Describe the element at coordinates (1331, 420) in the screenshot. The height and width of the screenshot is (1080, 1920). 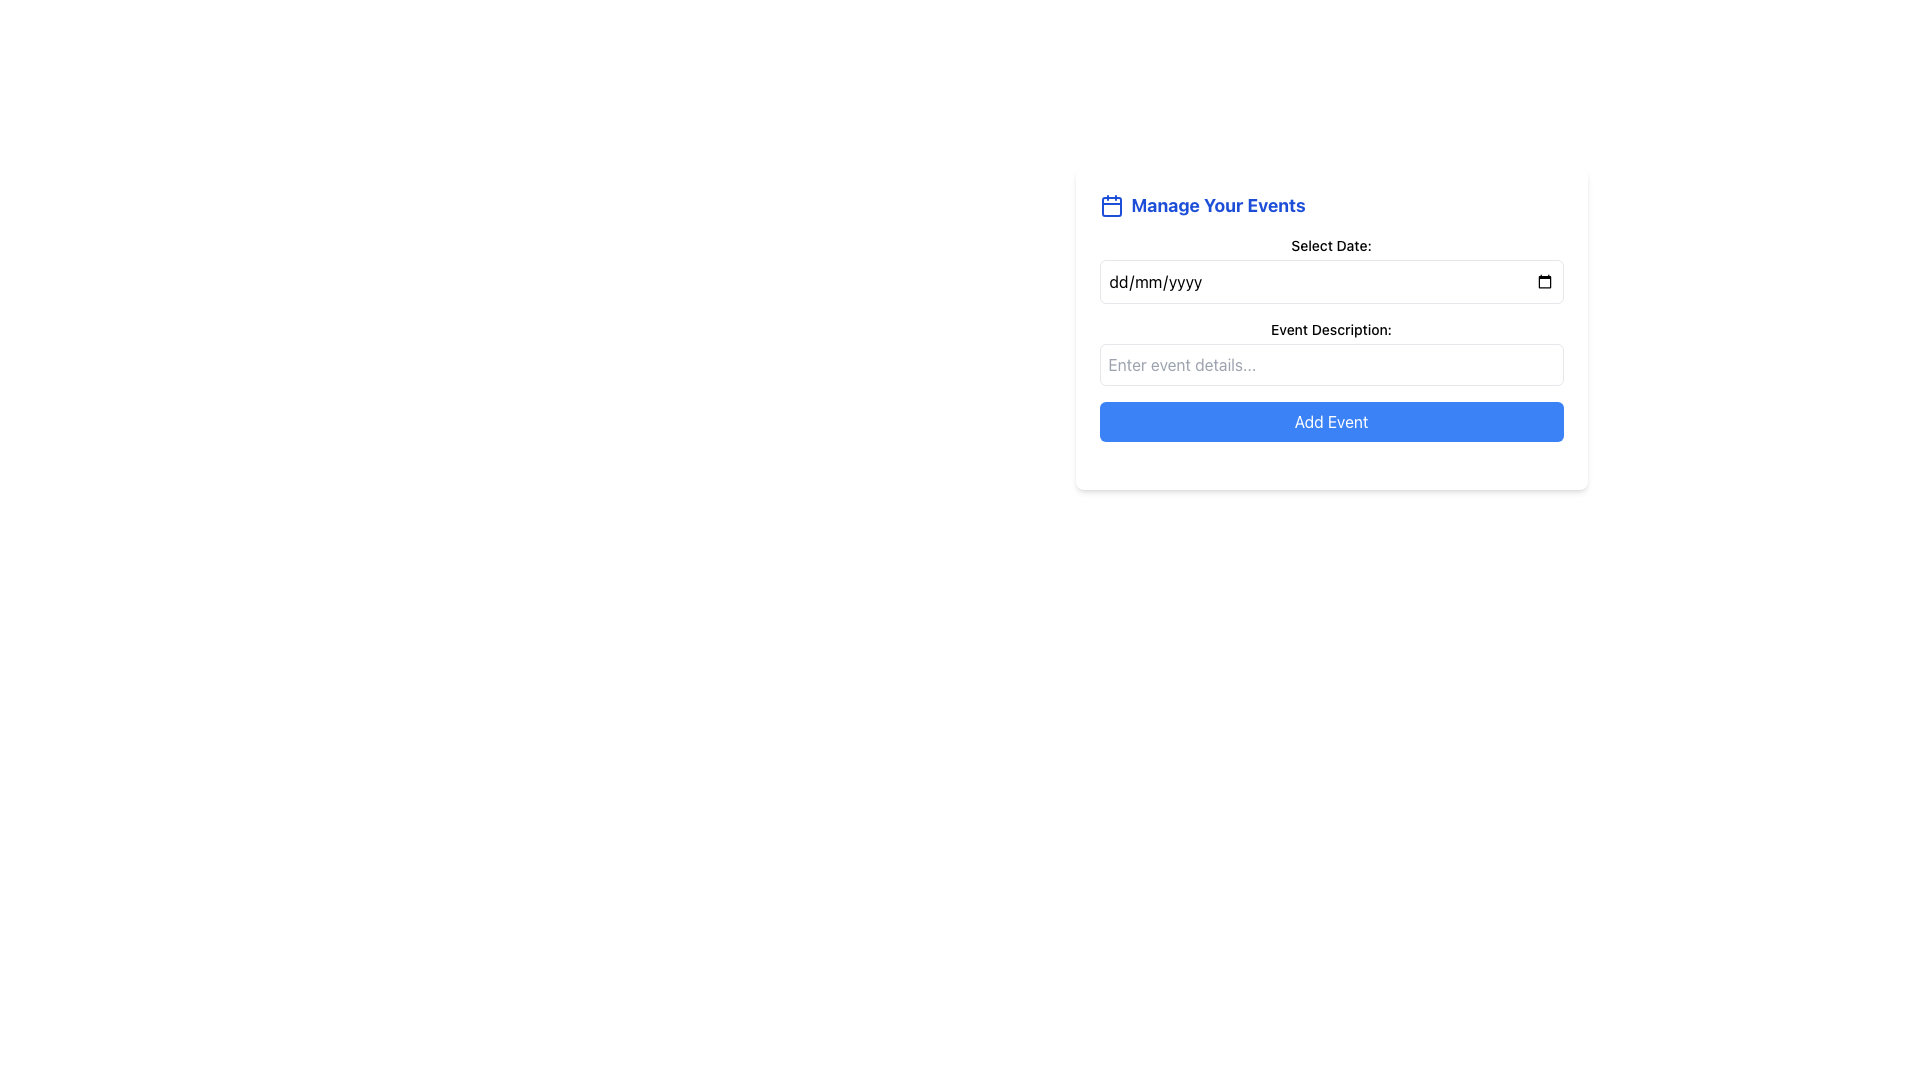
I see `the 'Add Event' button located at the bottom of the 'Manage Your Events' card after filling out the input fields for 'Event Description:' and 'Select Date:'` at that location.